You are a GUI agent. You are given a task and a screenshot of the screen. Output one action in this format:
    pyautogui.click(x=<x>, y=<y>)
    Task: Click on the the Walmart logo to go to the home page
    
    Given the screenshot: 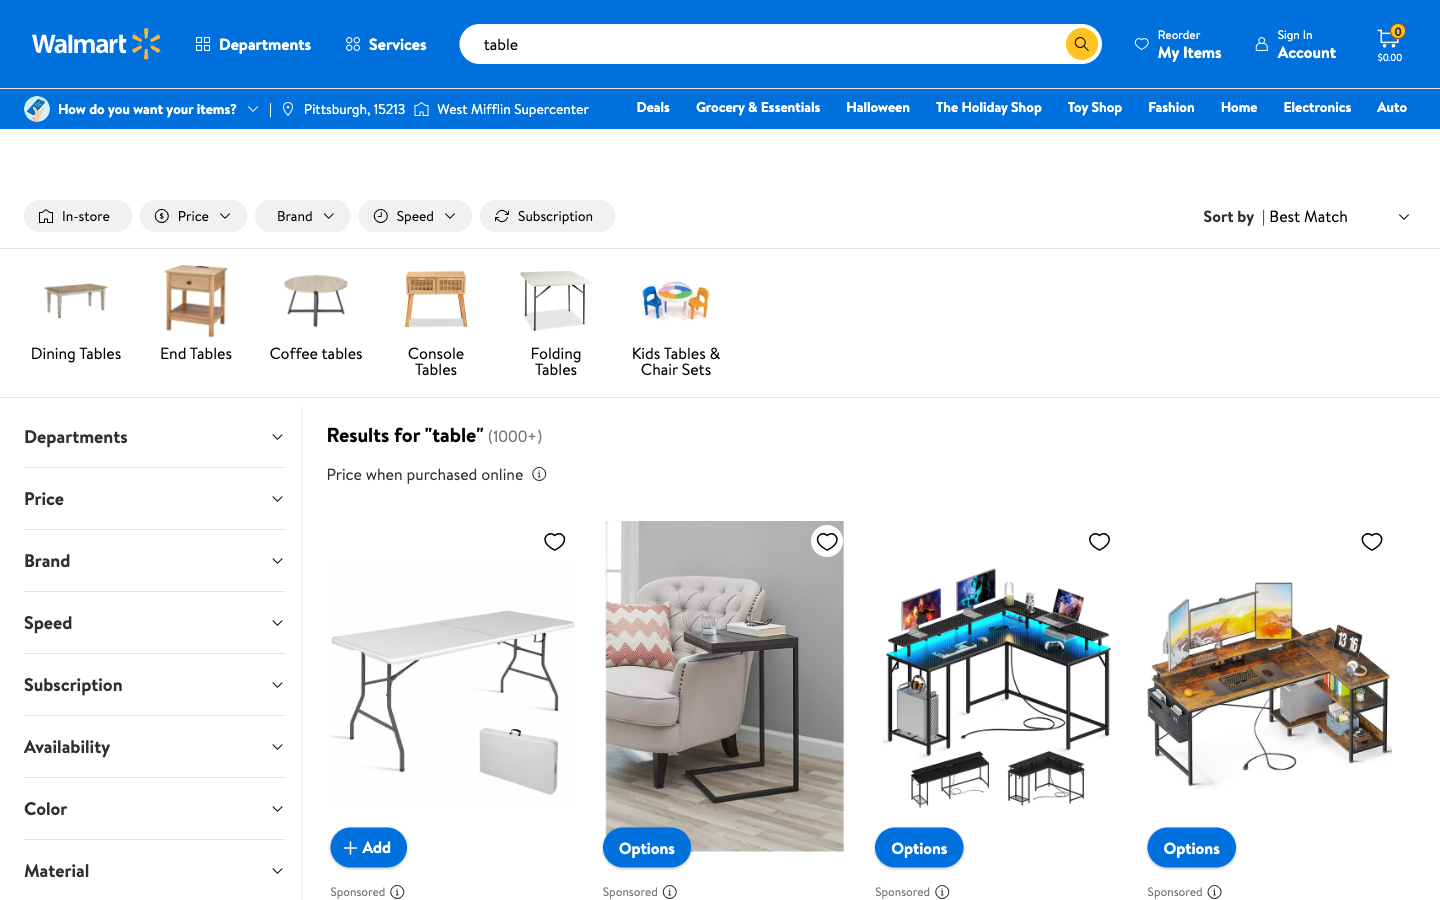 What is the action you would take?
    pyautogui.click(x=97, y=43)
    